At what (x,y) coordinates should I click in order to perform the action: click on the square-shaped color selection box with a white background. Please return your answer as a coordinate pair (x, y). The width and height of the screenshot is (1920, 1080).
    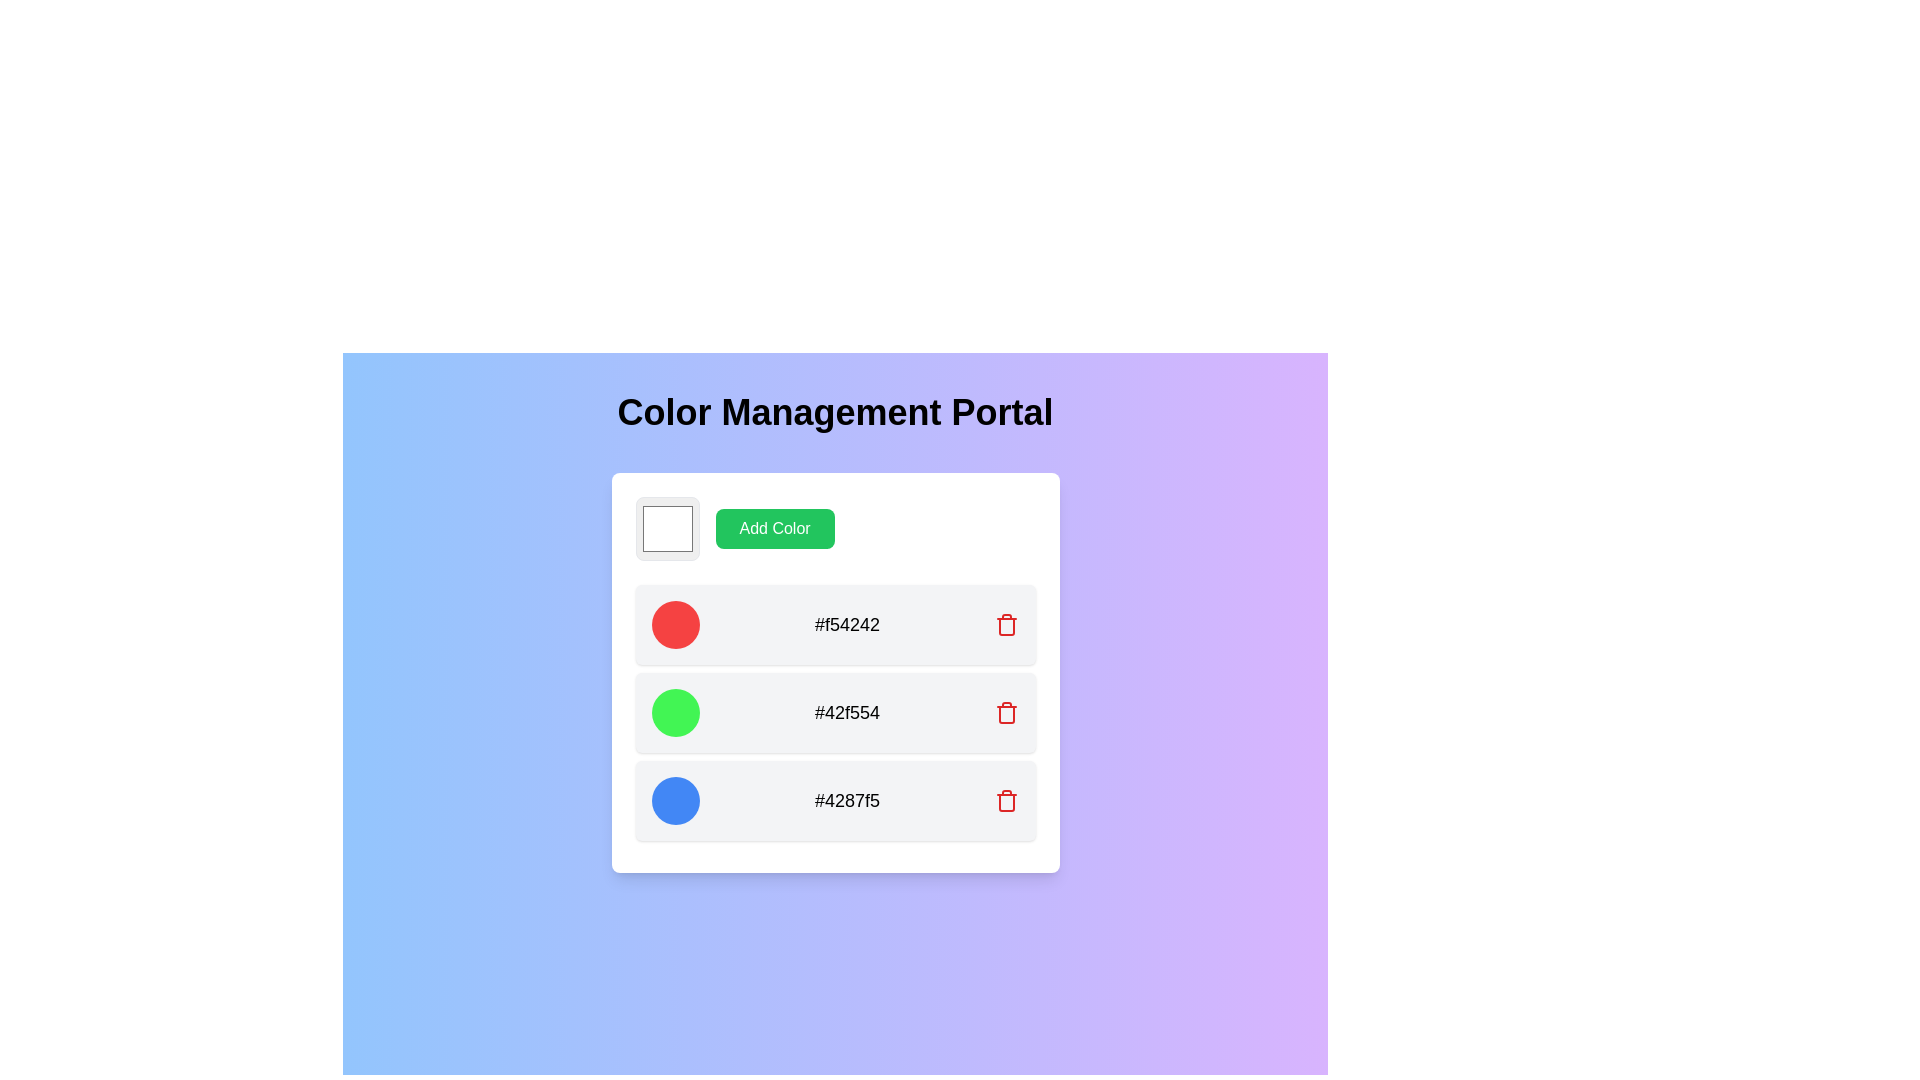
    Looking at the image, I should click on (667, 527).